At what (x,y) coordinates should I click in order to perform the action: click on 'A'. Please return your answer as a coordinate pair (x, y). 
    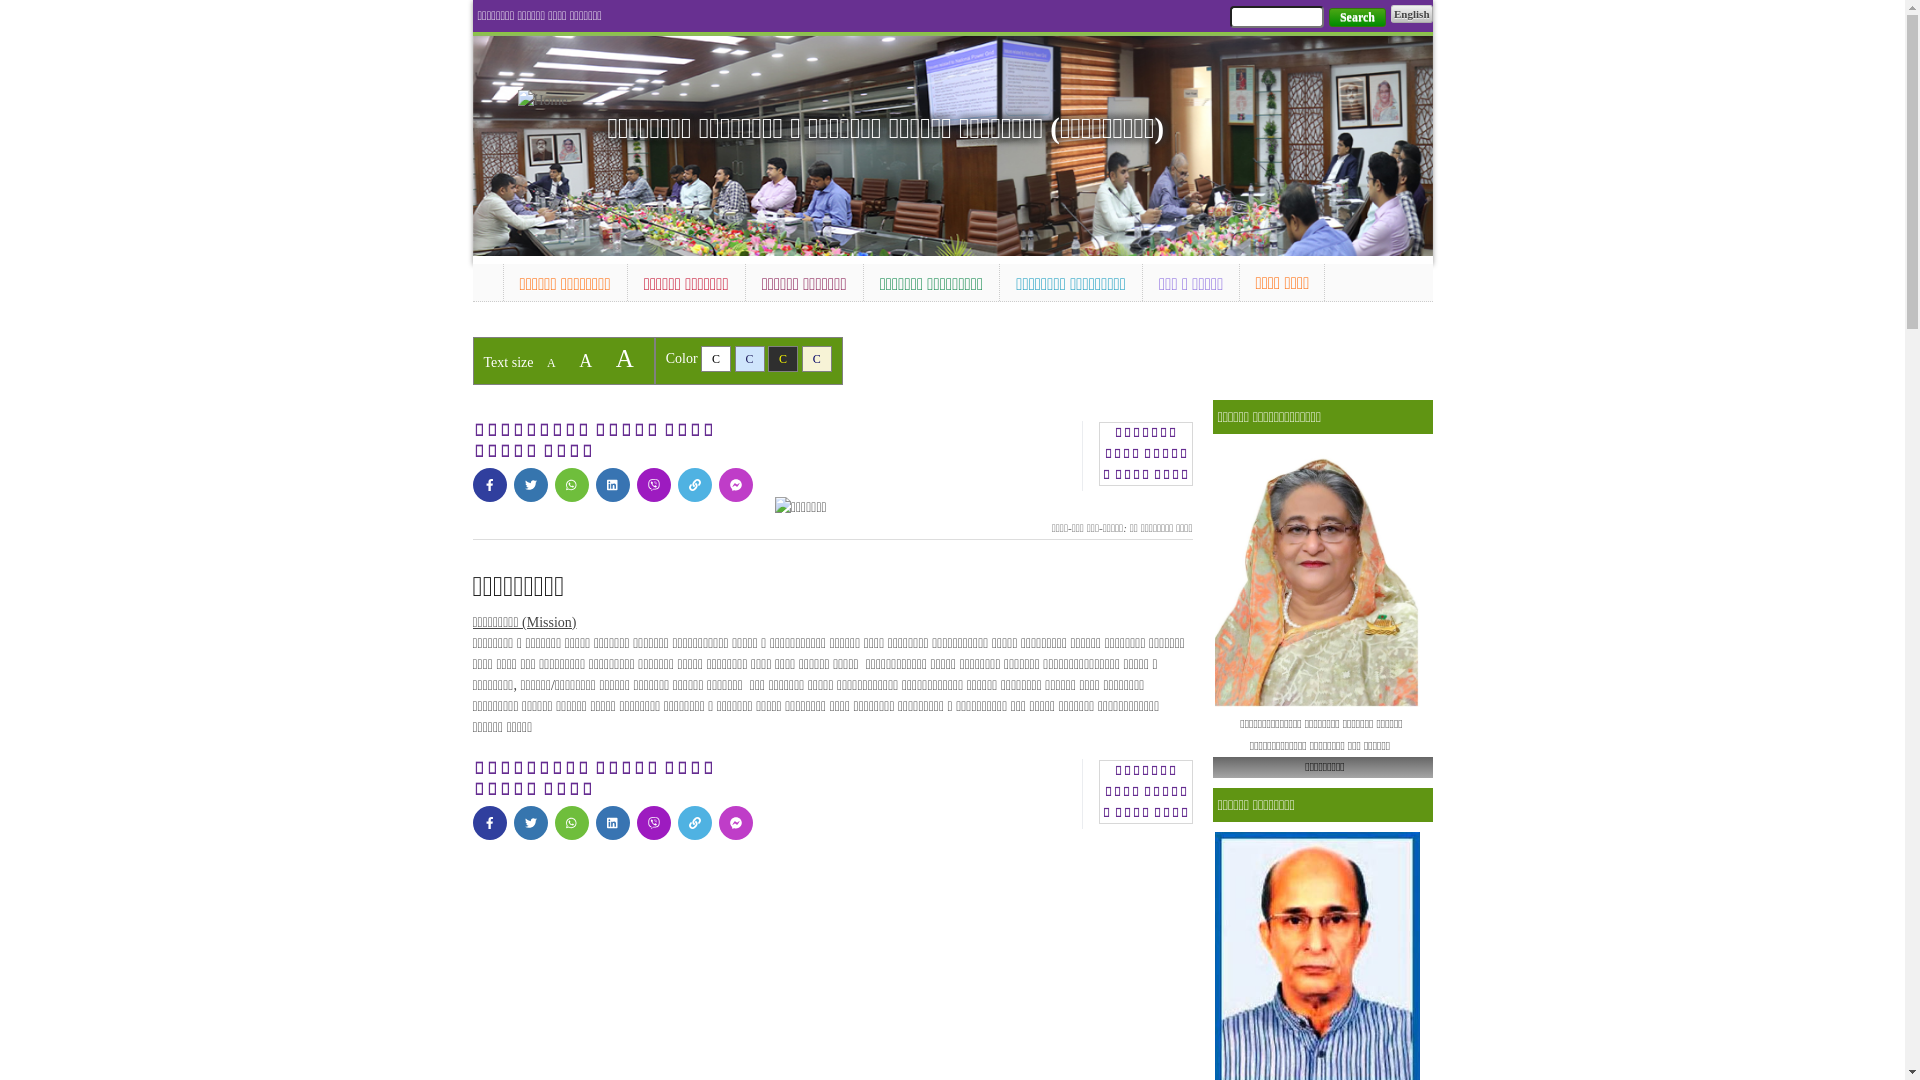
    Looking at the image, I should click on (551, 362).